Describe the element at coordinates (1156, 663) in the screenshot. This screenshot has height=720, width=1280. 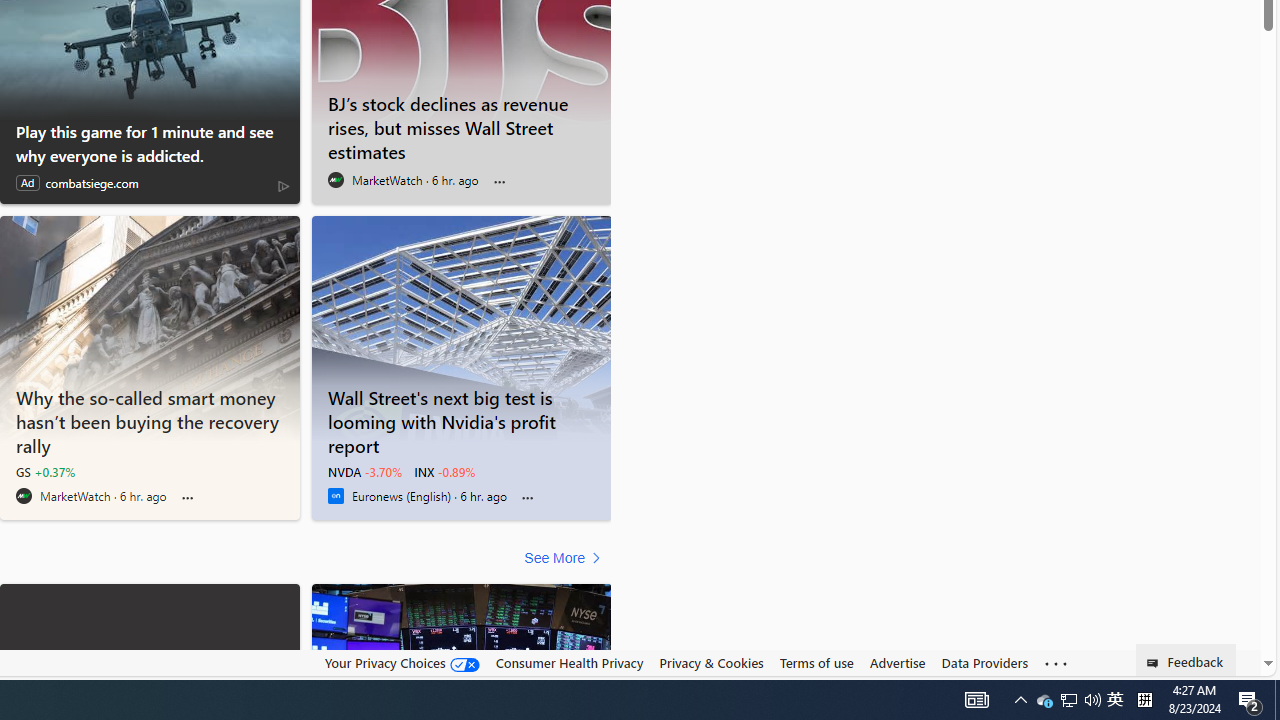
I see `'Class: feedback_link_icon-DS-EntryPoint1-1'` at that location.